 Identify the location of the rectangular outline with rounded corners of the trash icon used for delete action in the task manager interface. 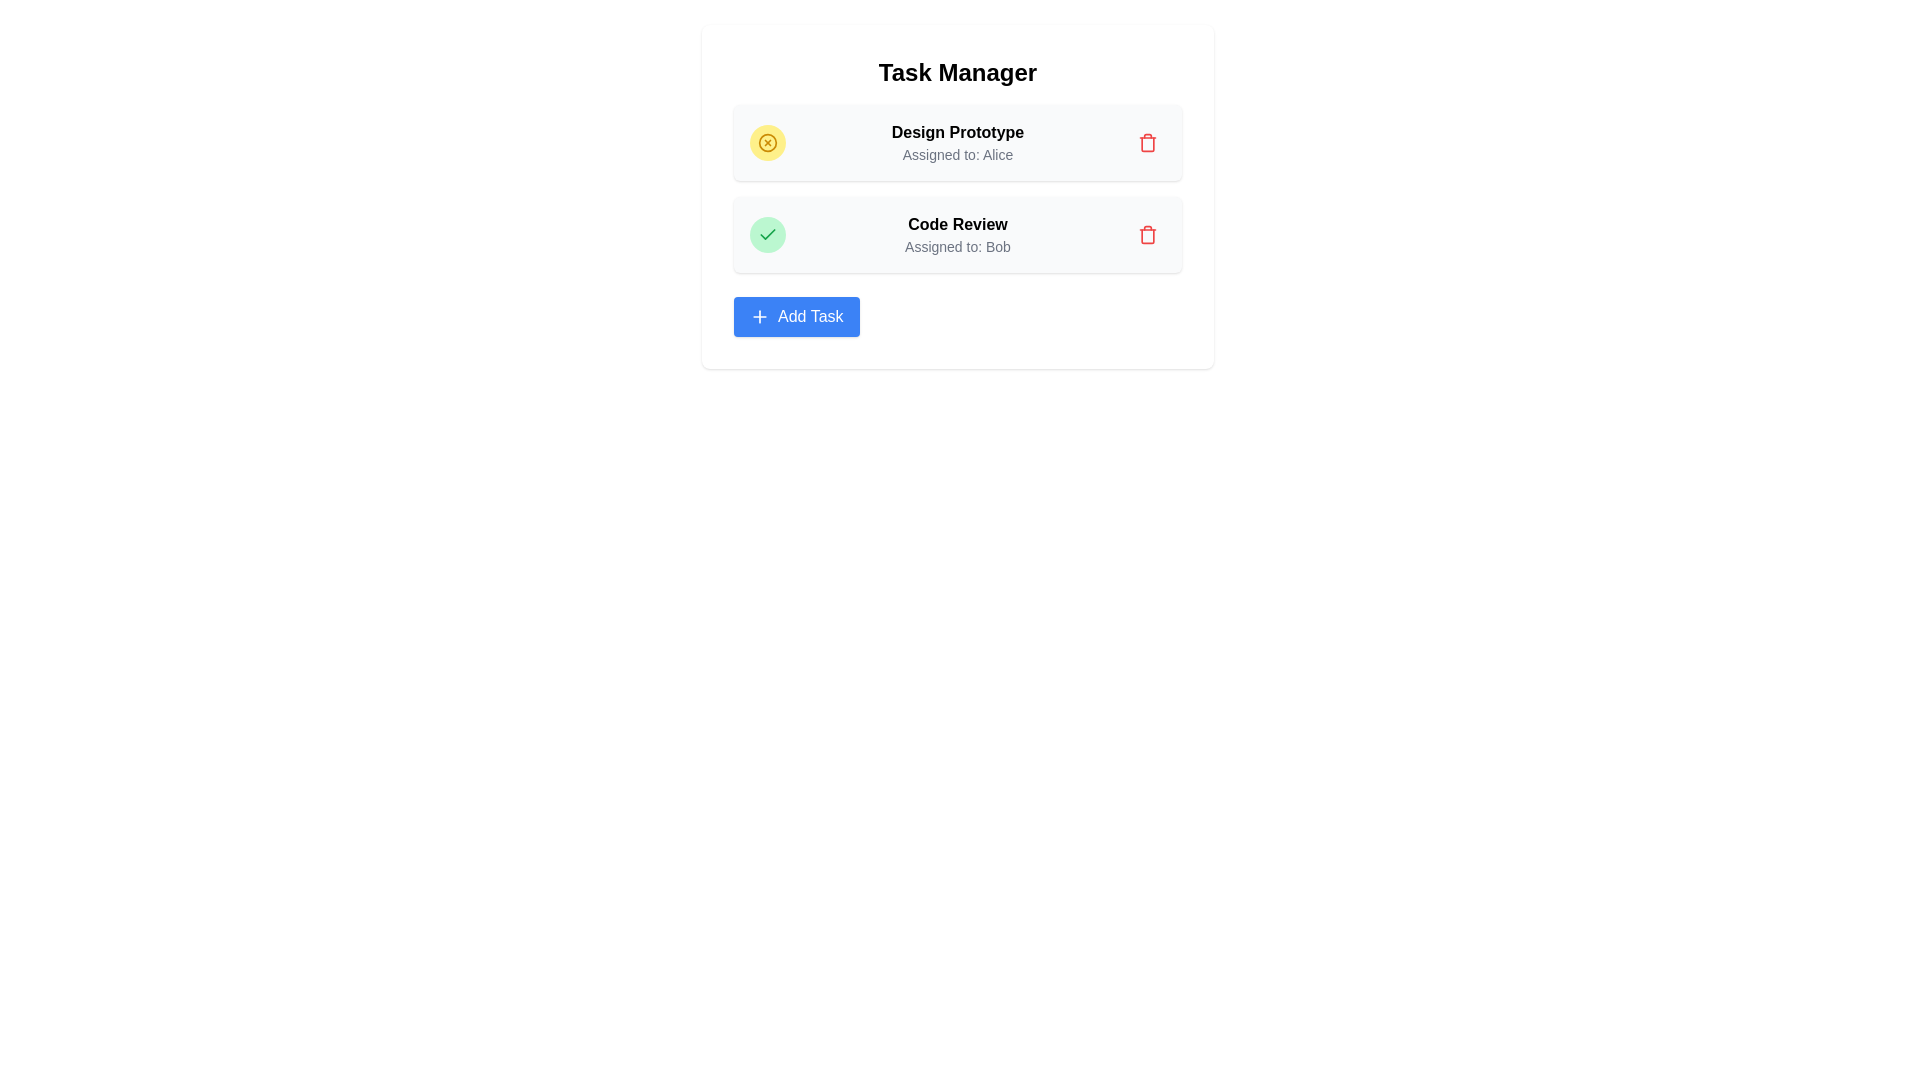
(1147, 142).